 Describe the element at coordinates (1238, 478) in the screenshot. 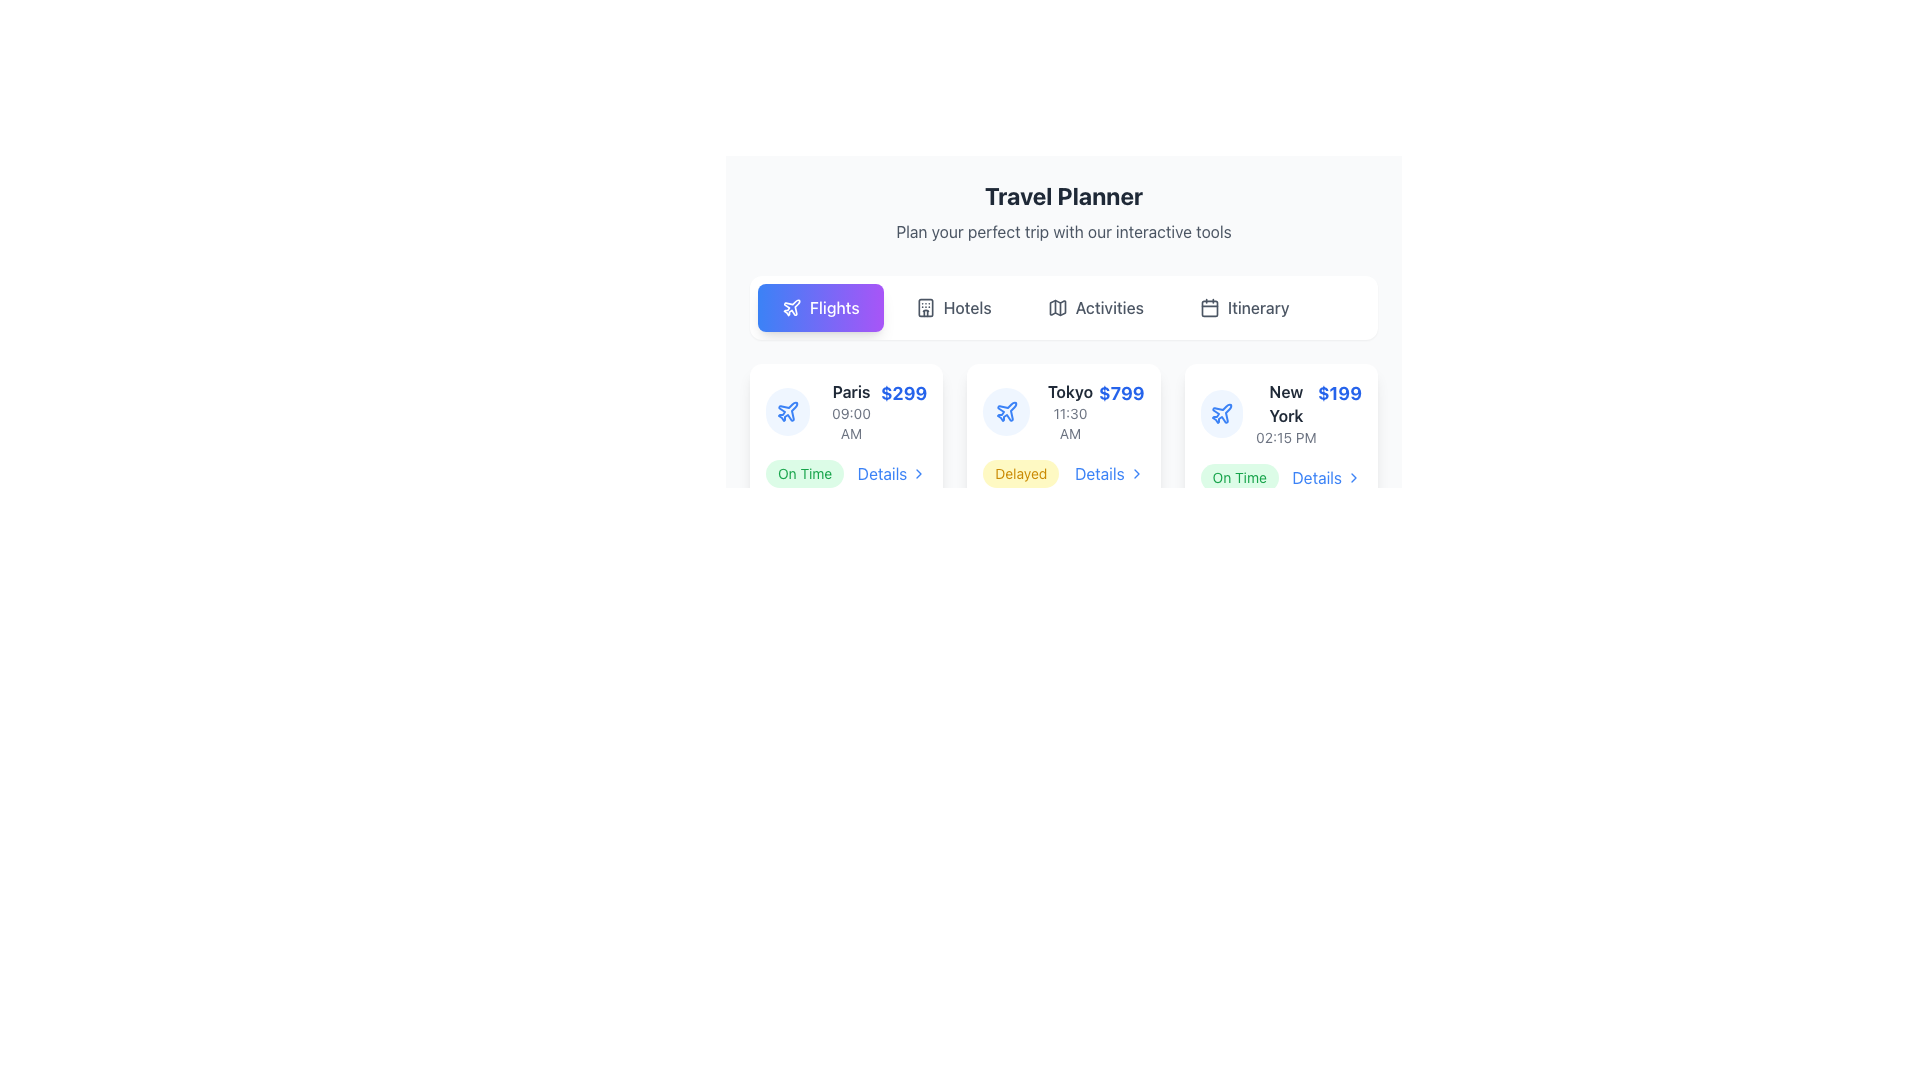

I see `the pill-shaped label with the text 'On Time', which has a light green background and green text, positioned to the left of the 'Details' hyperlink` at that location.